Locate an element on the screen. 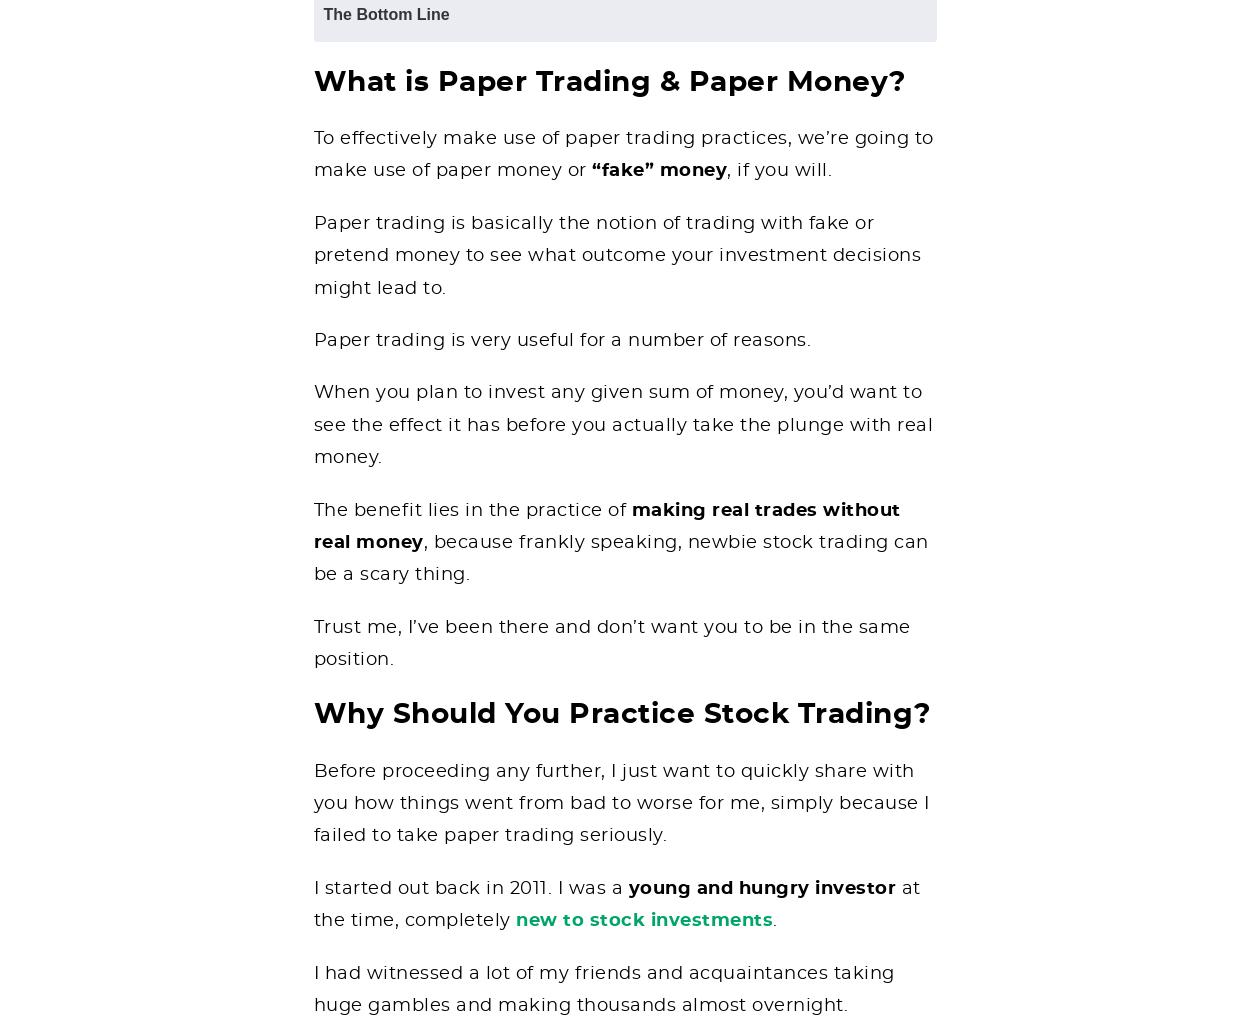 Image resolution: width=1250 pixels, height=1033 pixels. 'Before proceeding any further, I just want to quickly share with you how things went from bad to worse for me, simply because I failed to take paper trading seriously.' is located at coordinates (620, 803).